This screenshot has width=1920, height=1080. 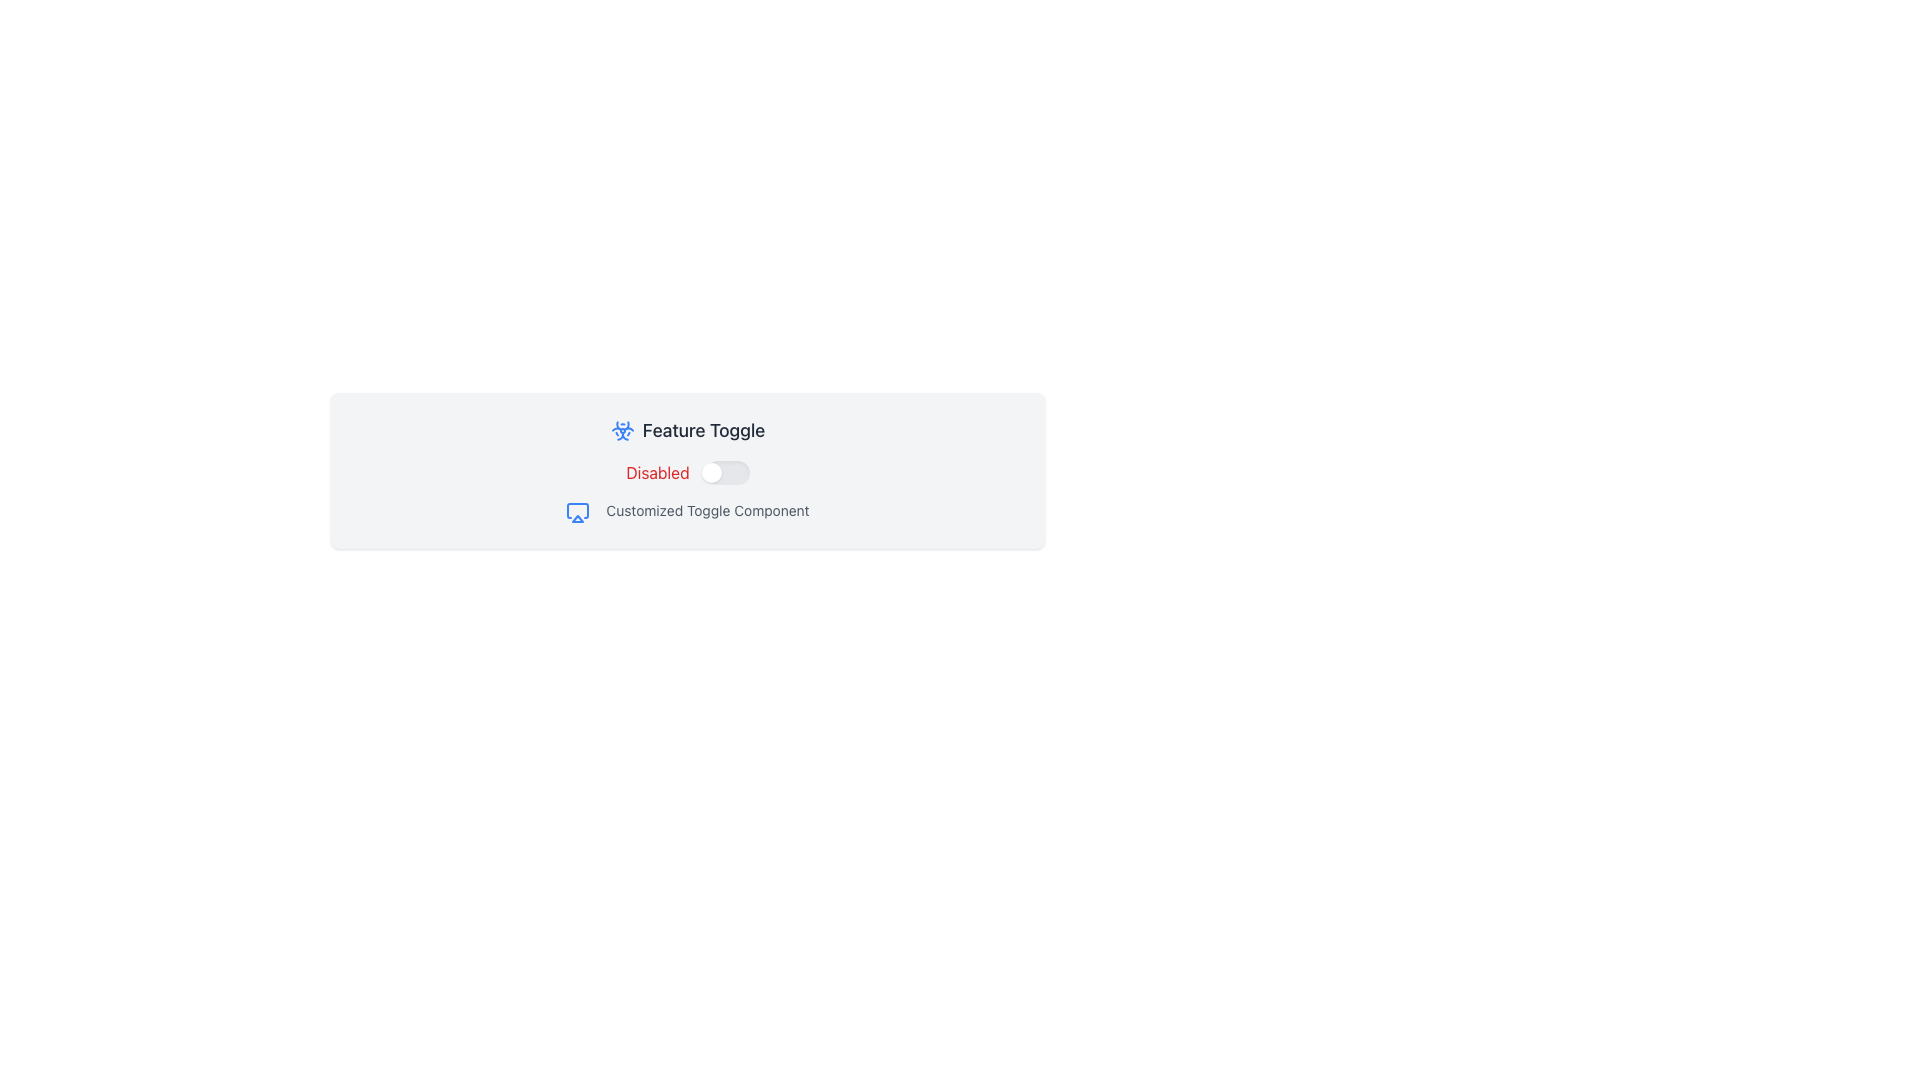 What do you see at coordinates (687, 512) in the screenshot?
I see `the text label 'Customized Toggle Component' located below the 'Disabled' toggle switch in the 'Feature Toggle' section` at bounding box center [687, 512].